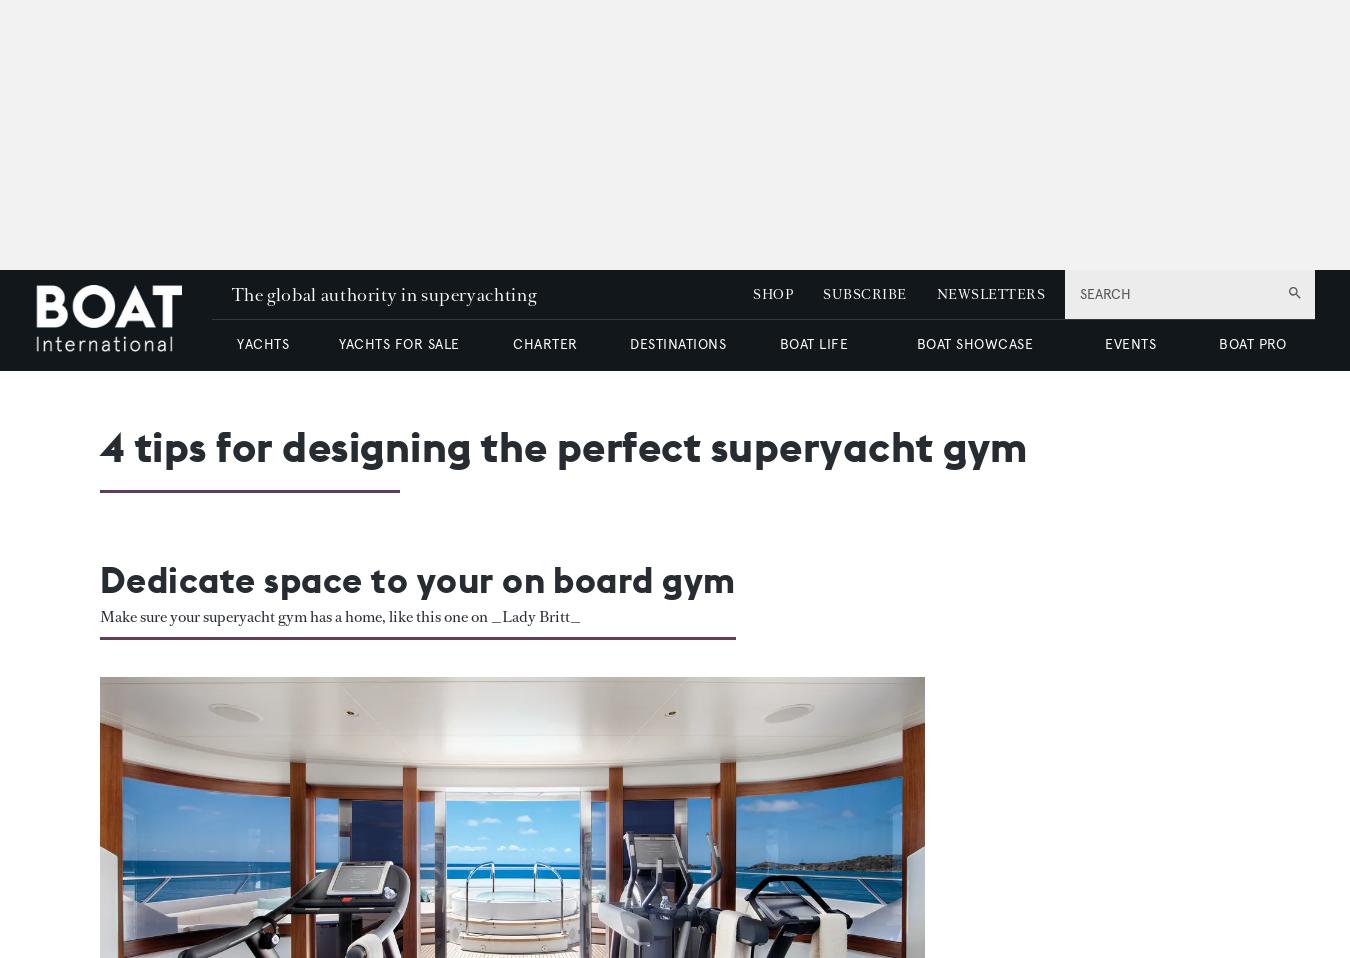 This screenshot has height=958, width=1350. Describe the element at coordinates (1104, 343) in the screenshot. I see `'EVENTS'` at that location.